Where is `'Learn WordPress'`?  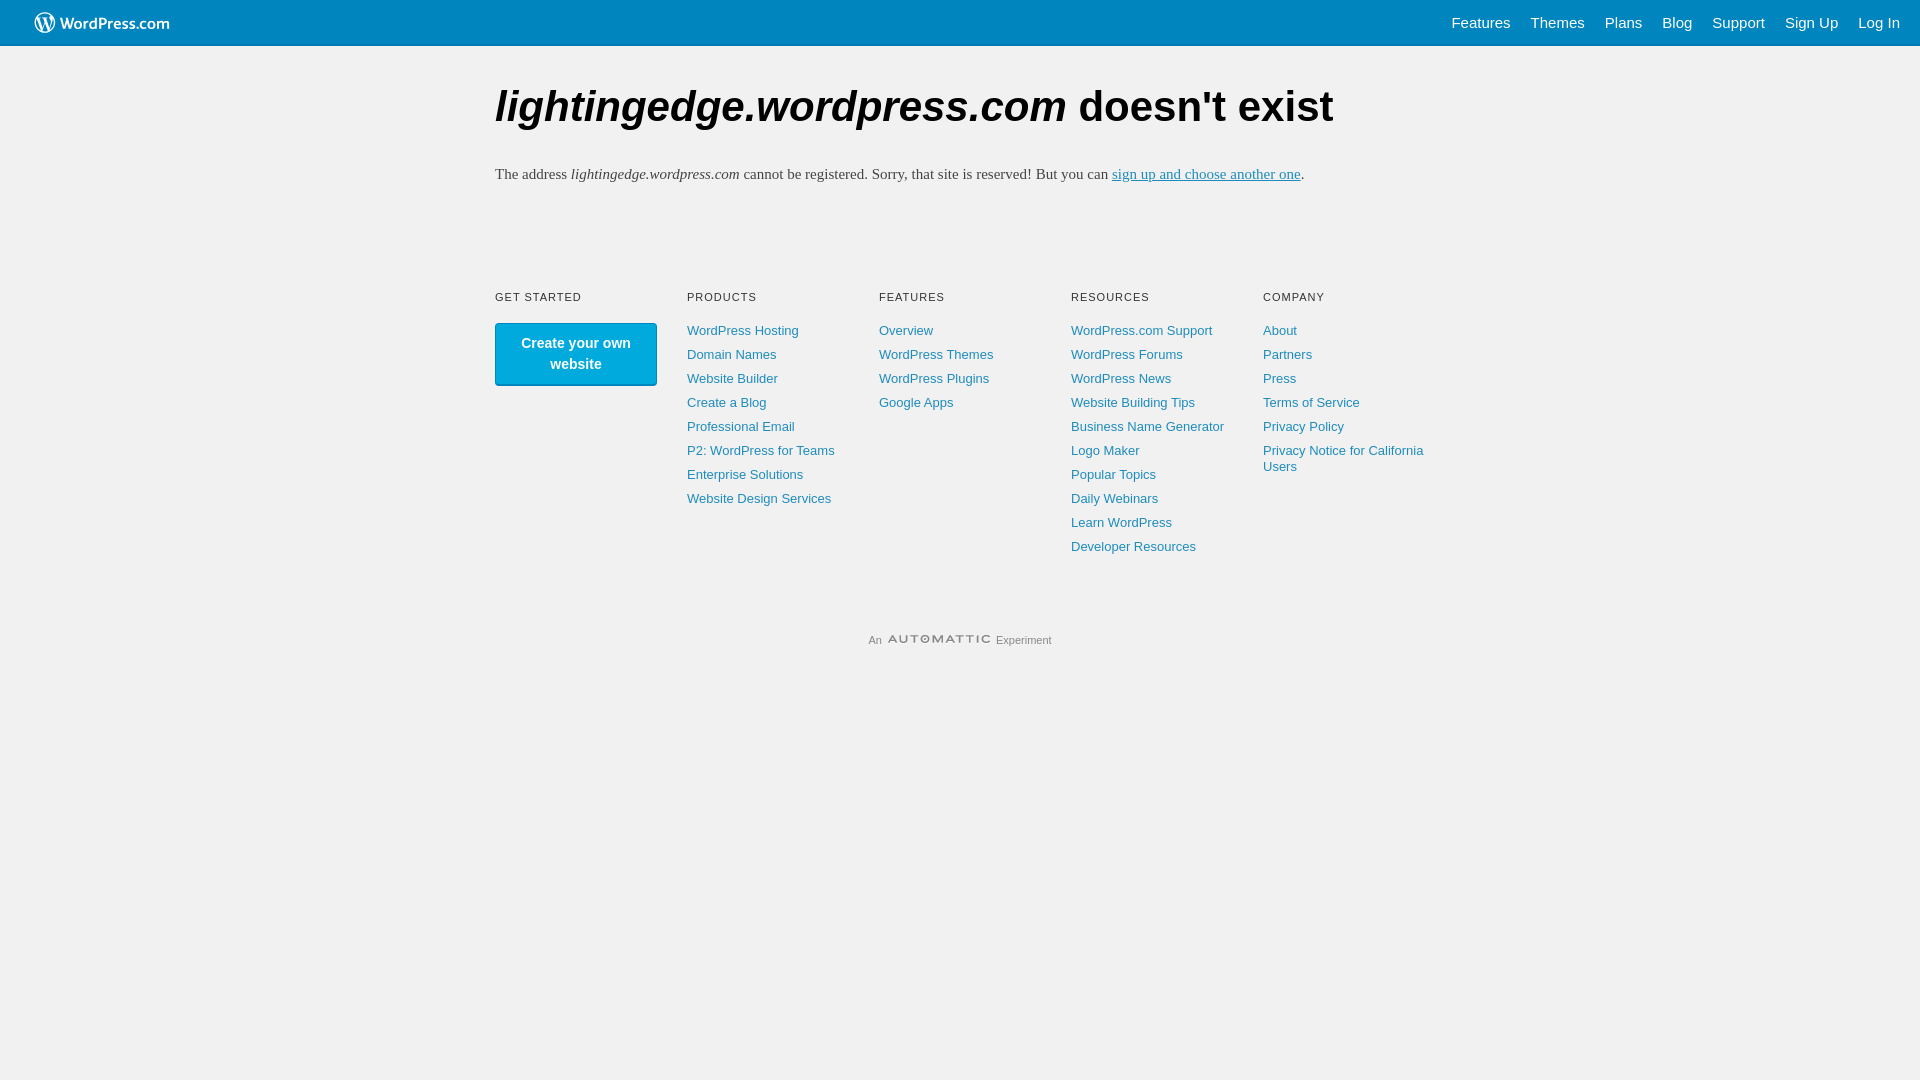 'Learn WordPress' is located at coordinates (1121, 521).